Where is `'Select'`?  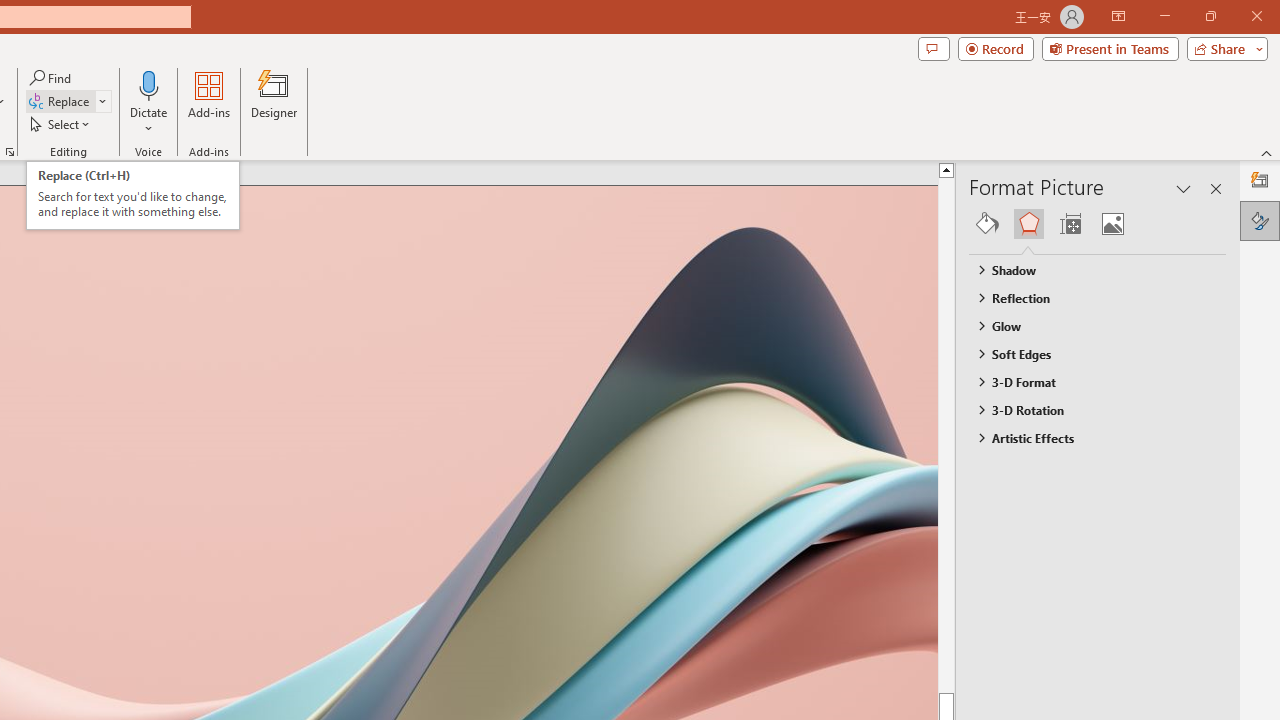
'Select' is located at coordinates (61, 124).